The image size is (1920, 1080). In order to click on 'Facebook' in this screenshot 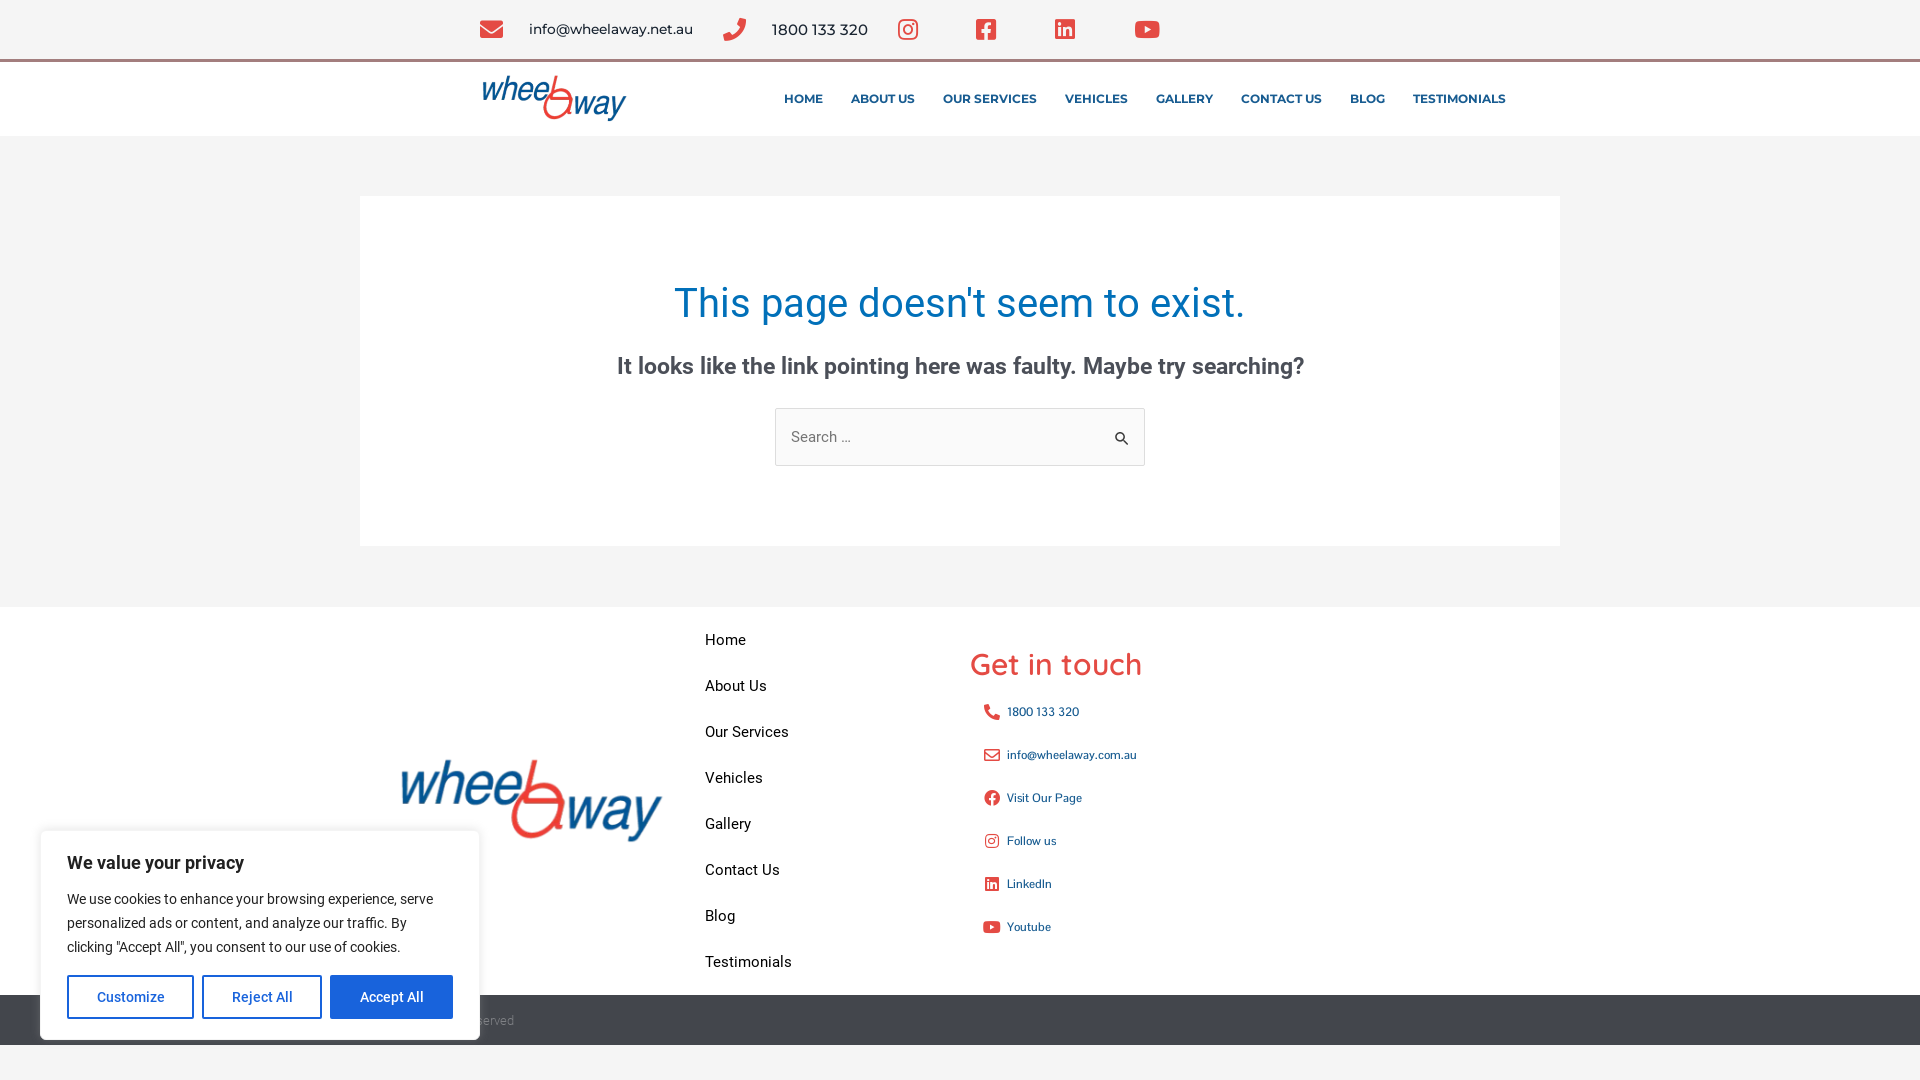, I will do `click(1348, 1020)`.